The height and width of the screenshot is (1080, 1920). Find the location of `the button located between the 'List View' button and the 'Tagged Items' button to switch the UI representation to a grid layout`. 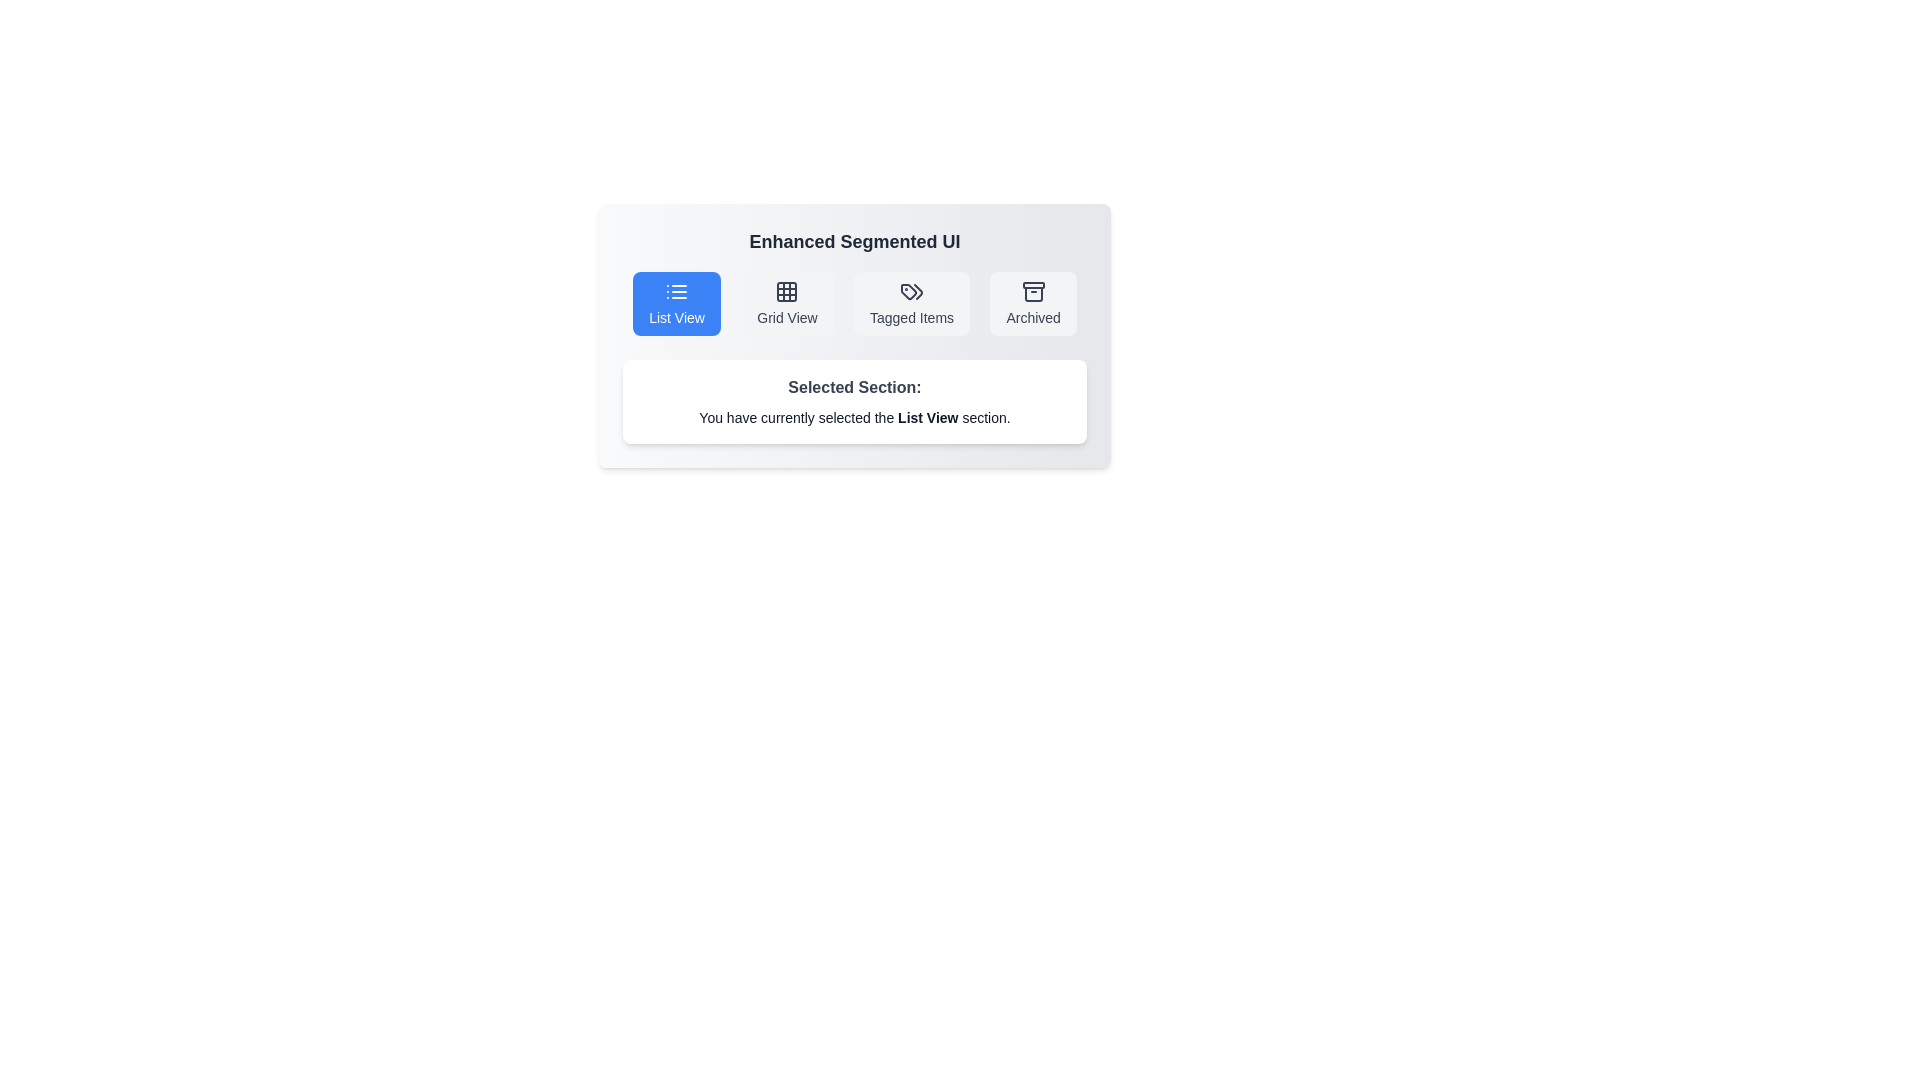

the button located between the 'List View' button and the 'Tagged Items' button to switch the UI representation to a grid layout is located at coordinates (786, 304).